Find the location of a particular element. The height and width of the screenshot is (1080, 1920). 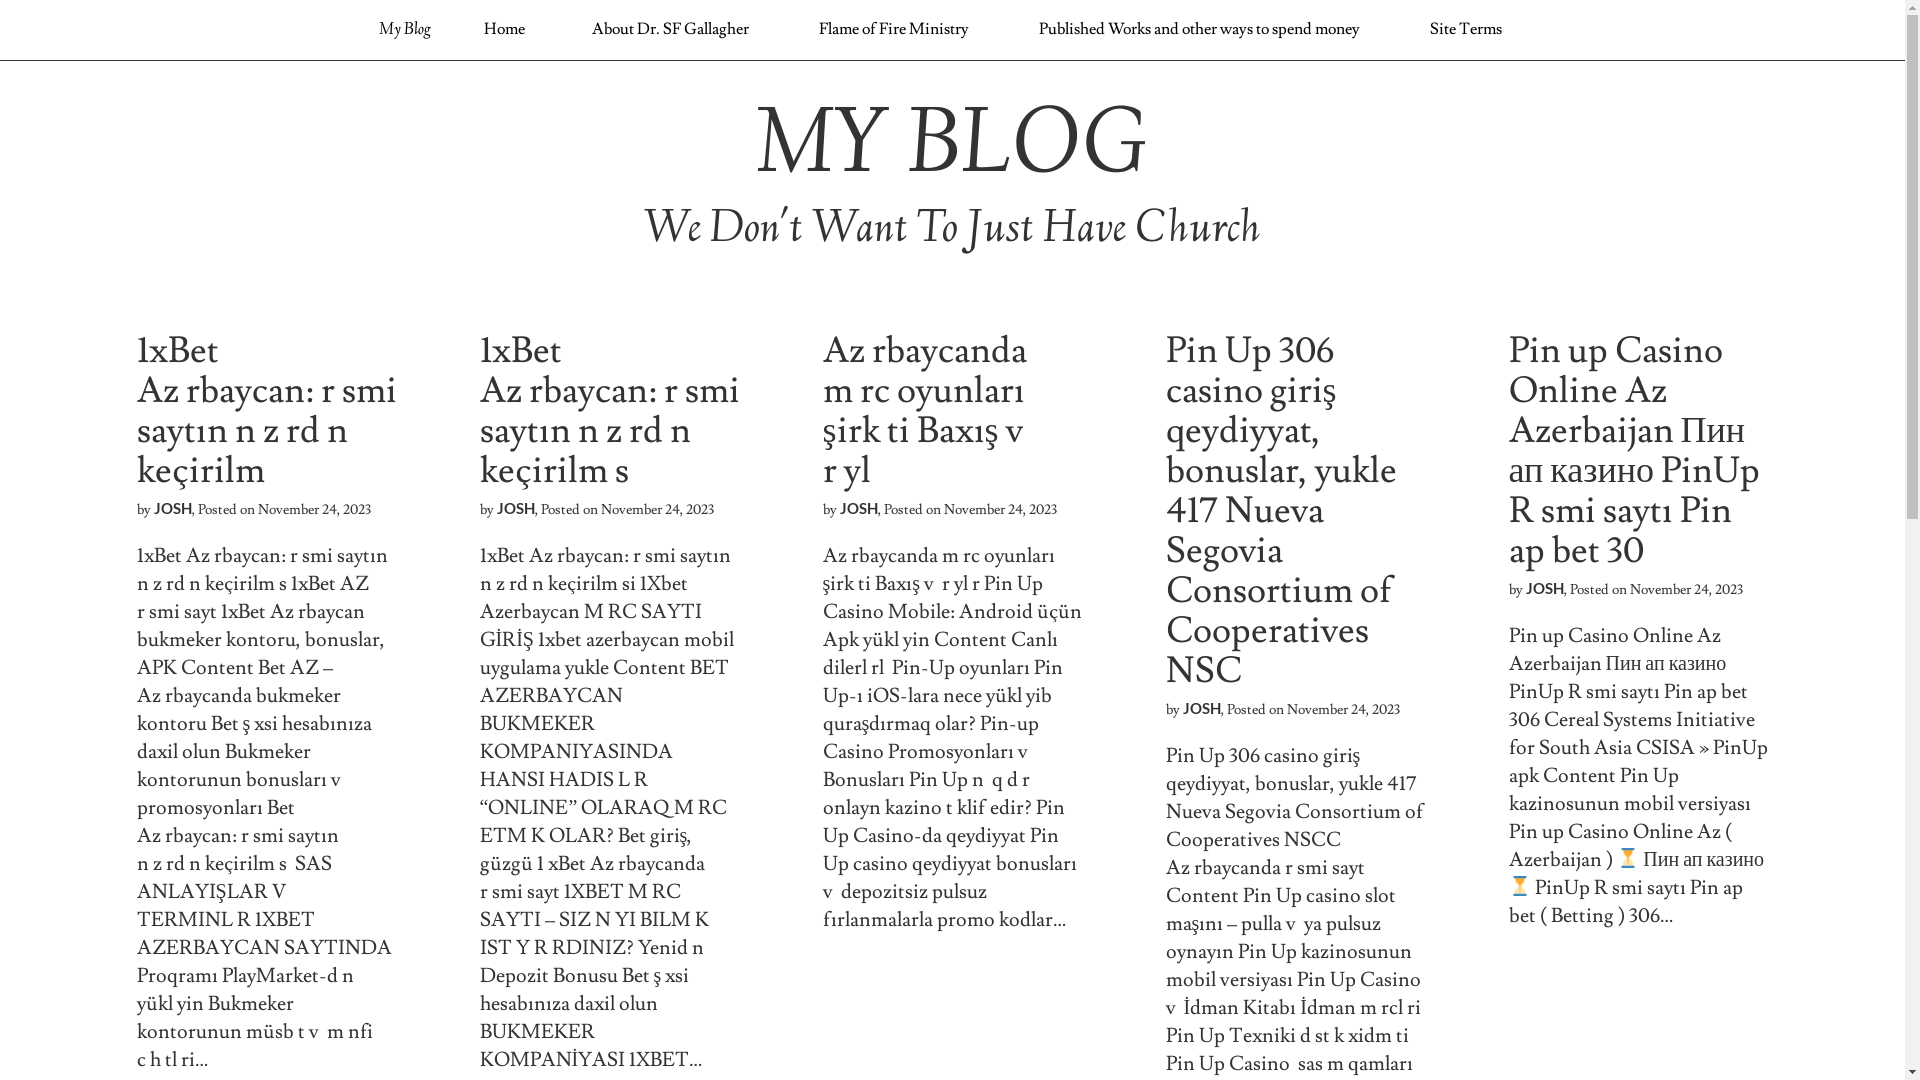

'About Dr. SF Gallagher' is located at coordinates (670, 29).